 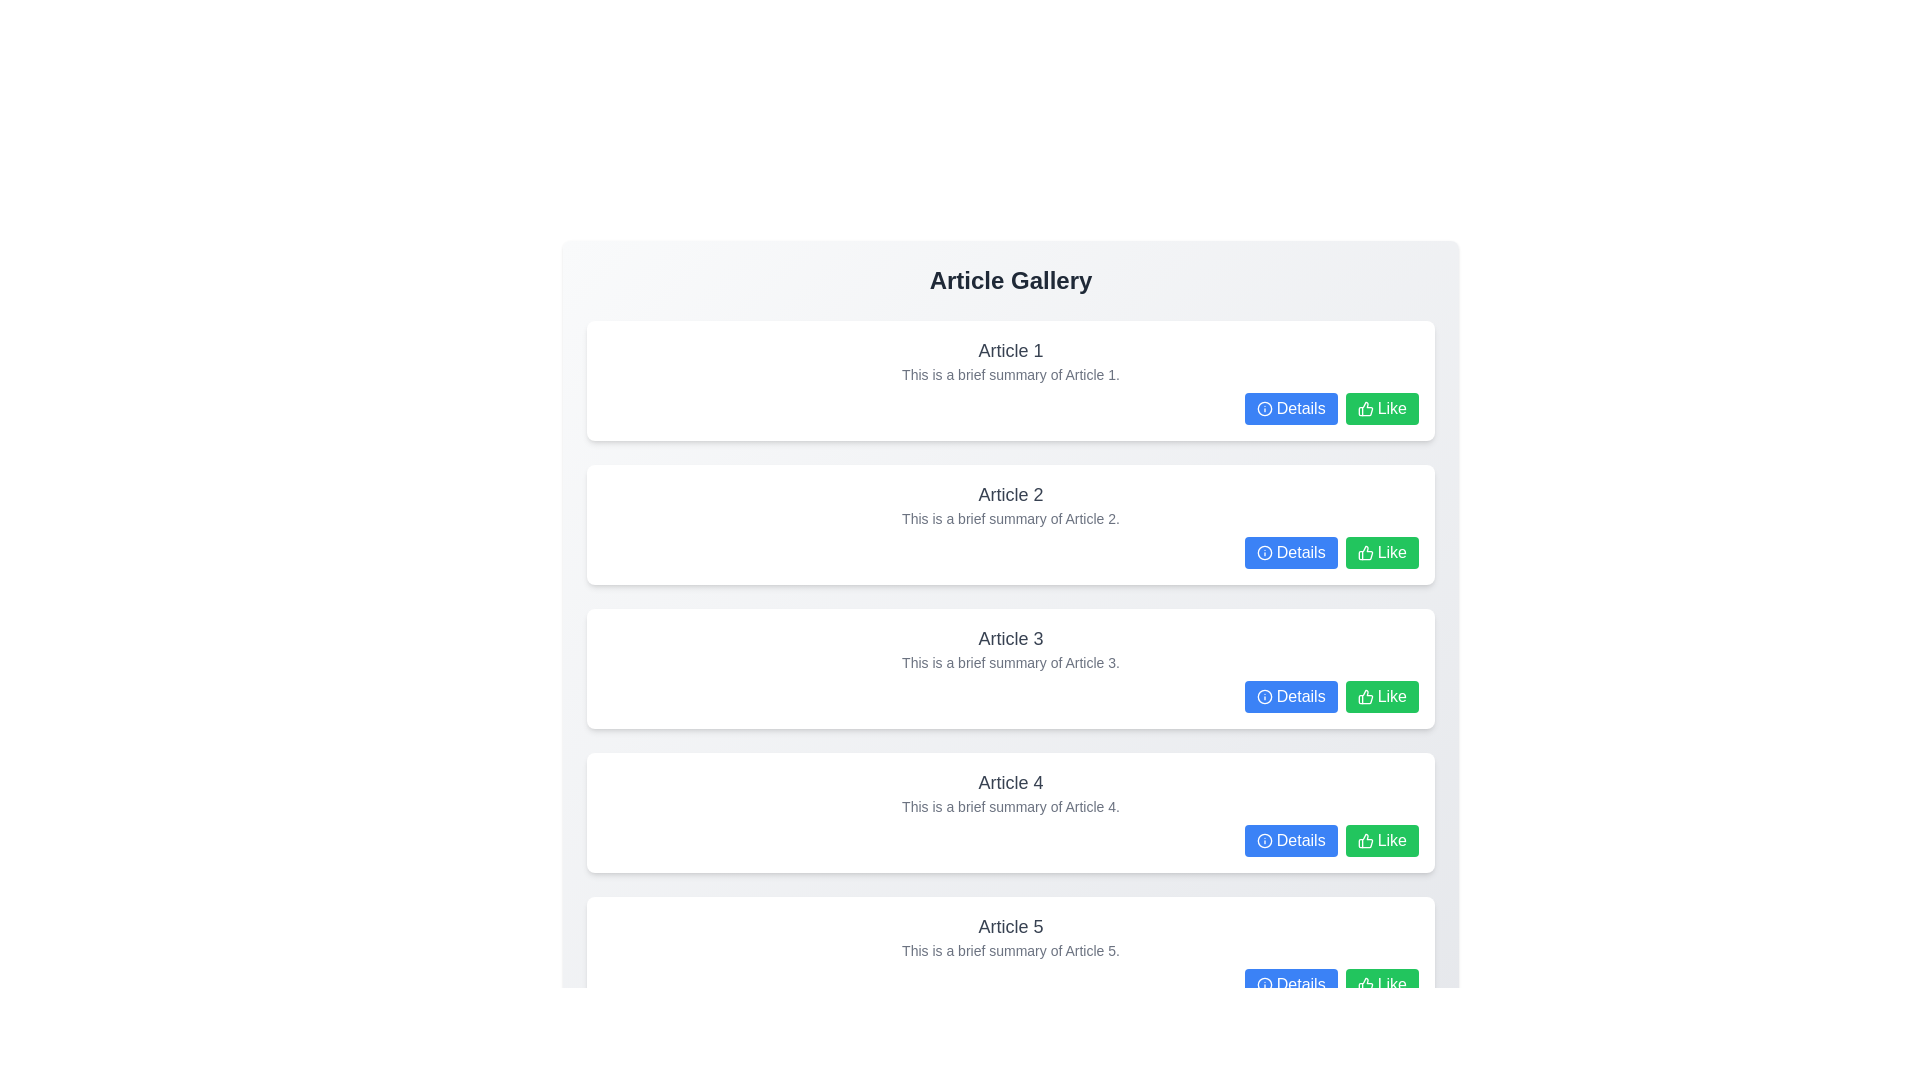 I want to click on the title 'Article 4' or the summary text, so click(x=1011, y=792).